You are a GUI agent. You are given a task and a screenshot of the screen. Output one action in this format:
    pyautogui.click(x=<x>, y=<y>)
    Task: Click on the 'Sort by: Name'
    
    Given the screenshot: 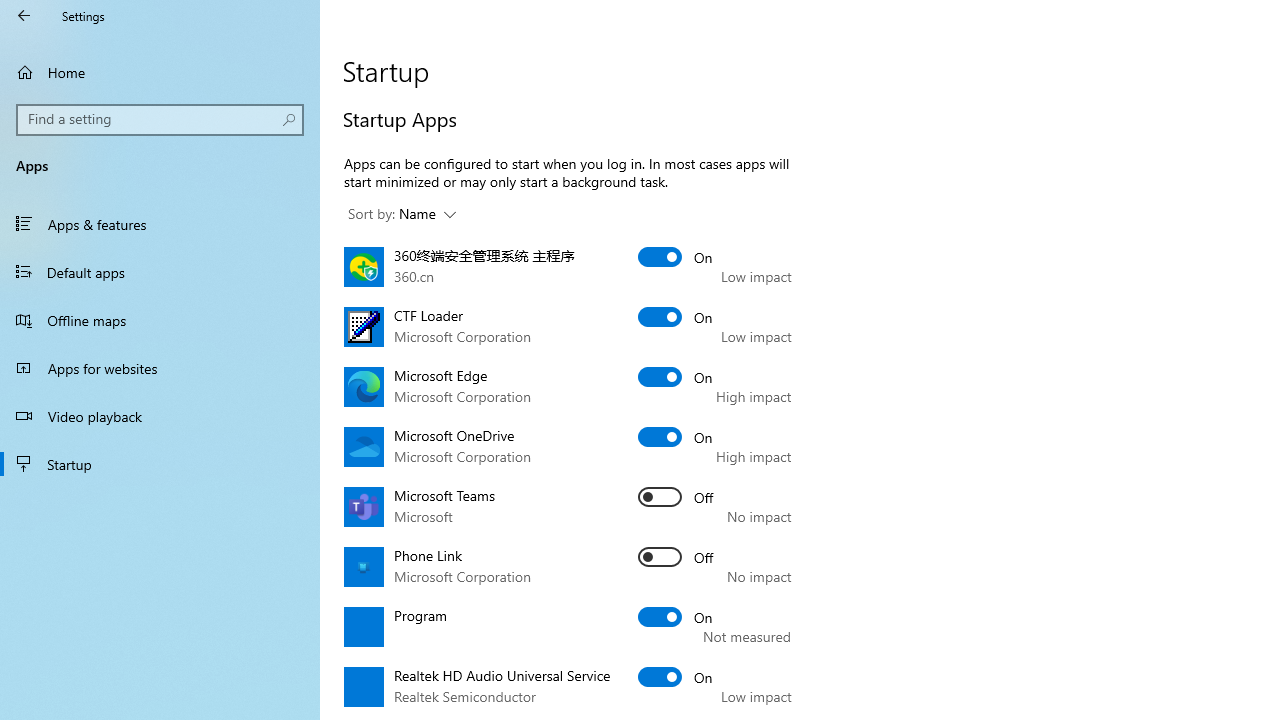 What is the action you would take?
    pyautogui.click(x=400, y=214)
    